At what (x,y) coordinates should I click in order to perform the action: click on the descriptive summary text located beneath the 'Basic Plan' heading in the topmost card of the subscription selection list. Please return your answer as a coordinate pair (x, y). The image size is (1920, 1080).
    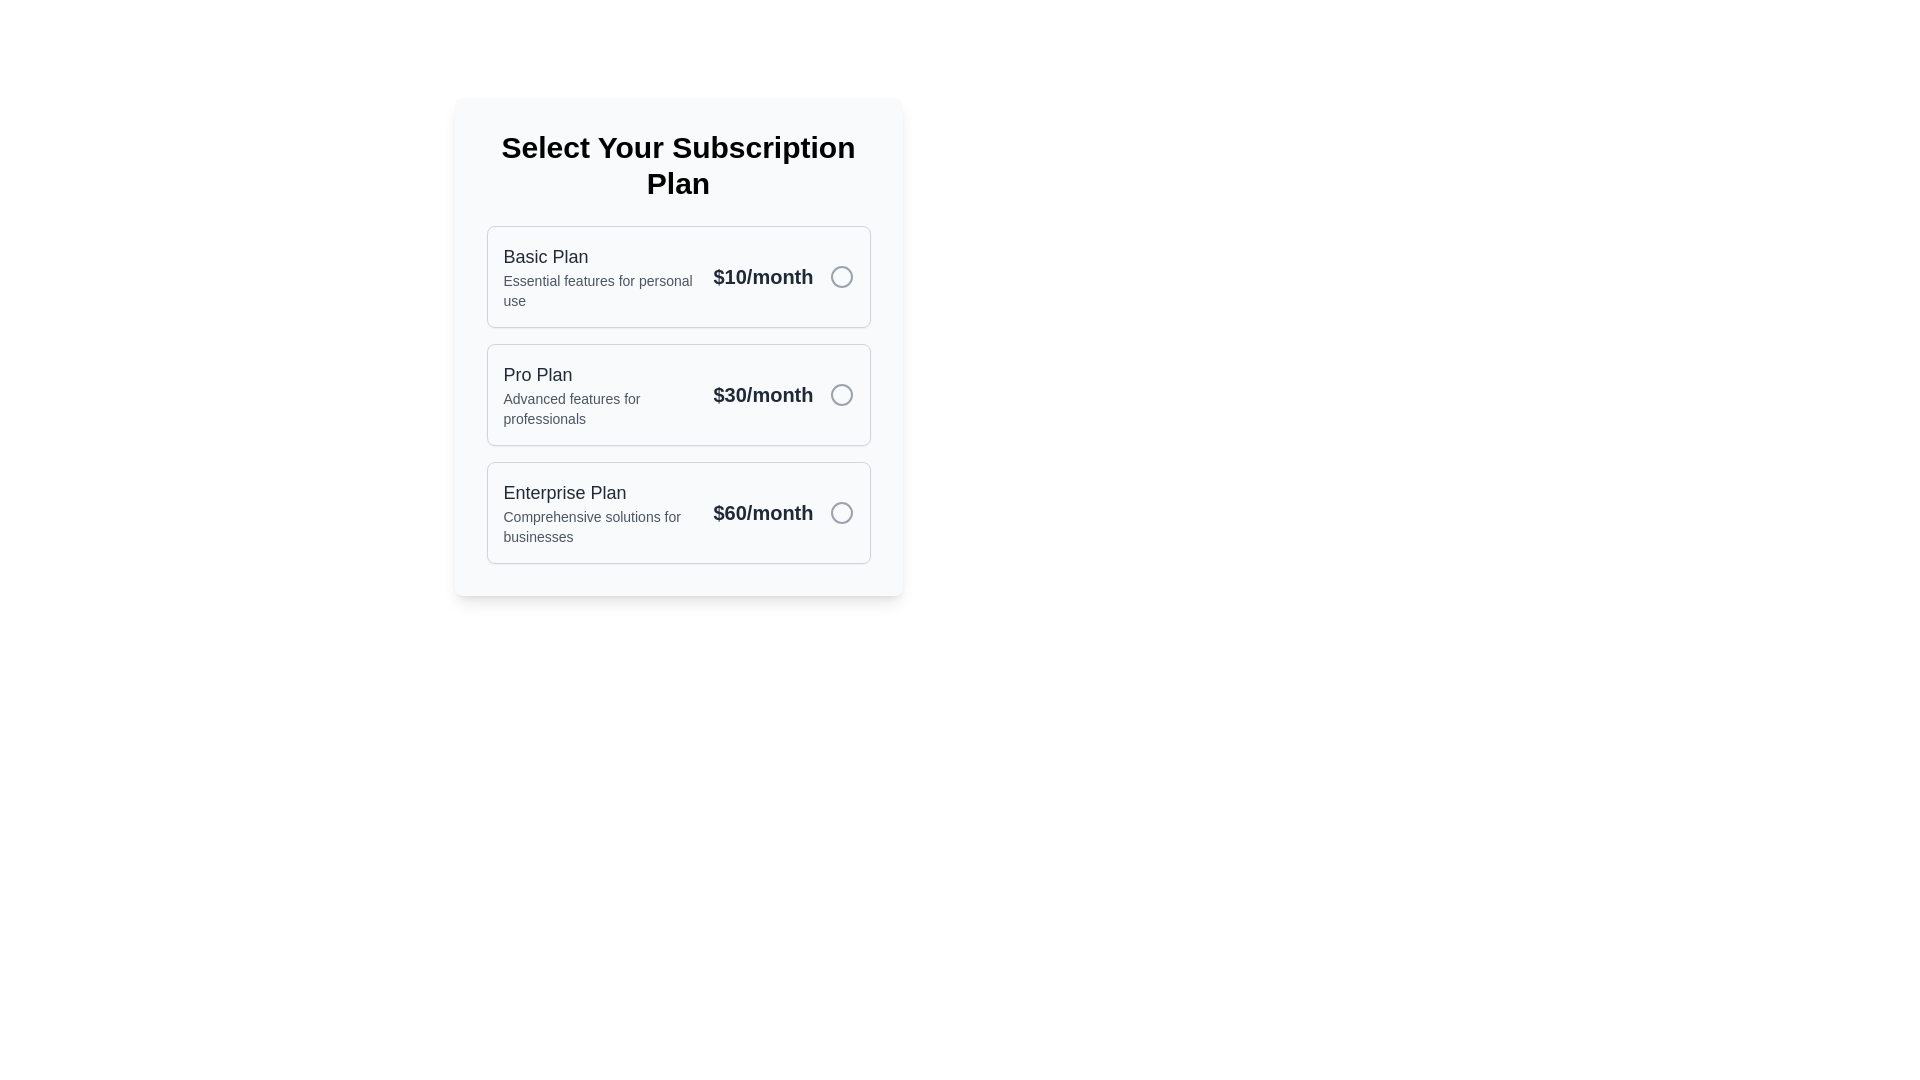
    Looking at the image, I should click on (599, 290).